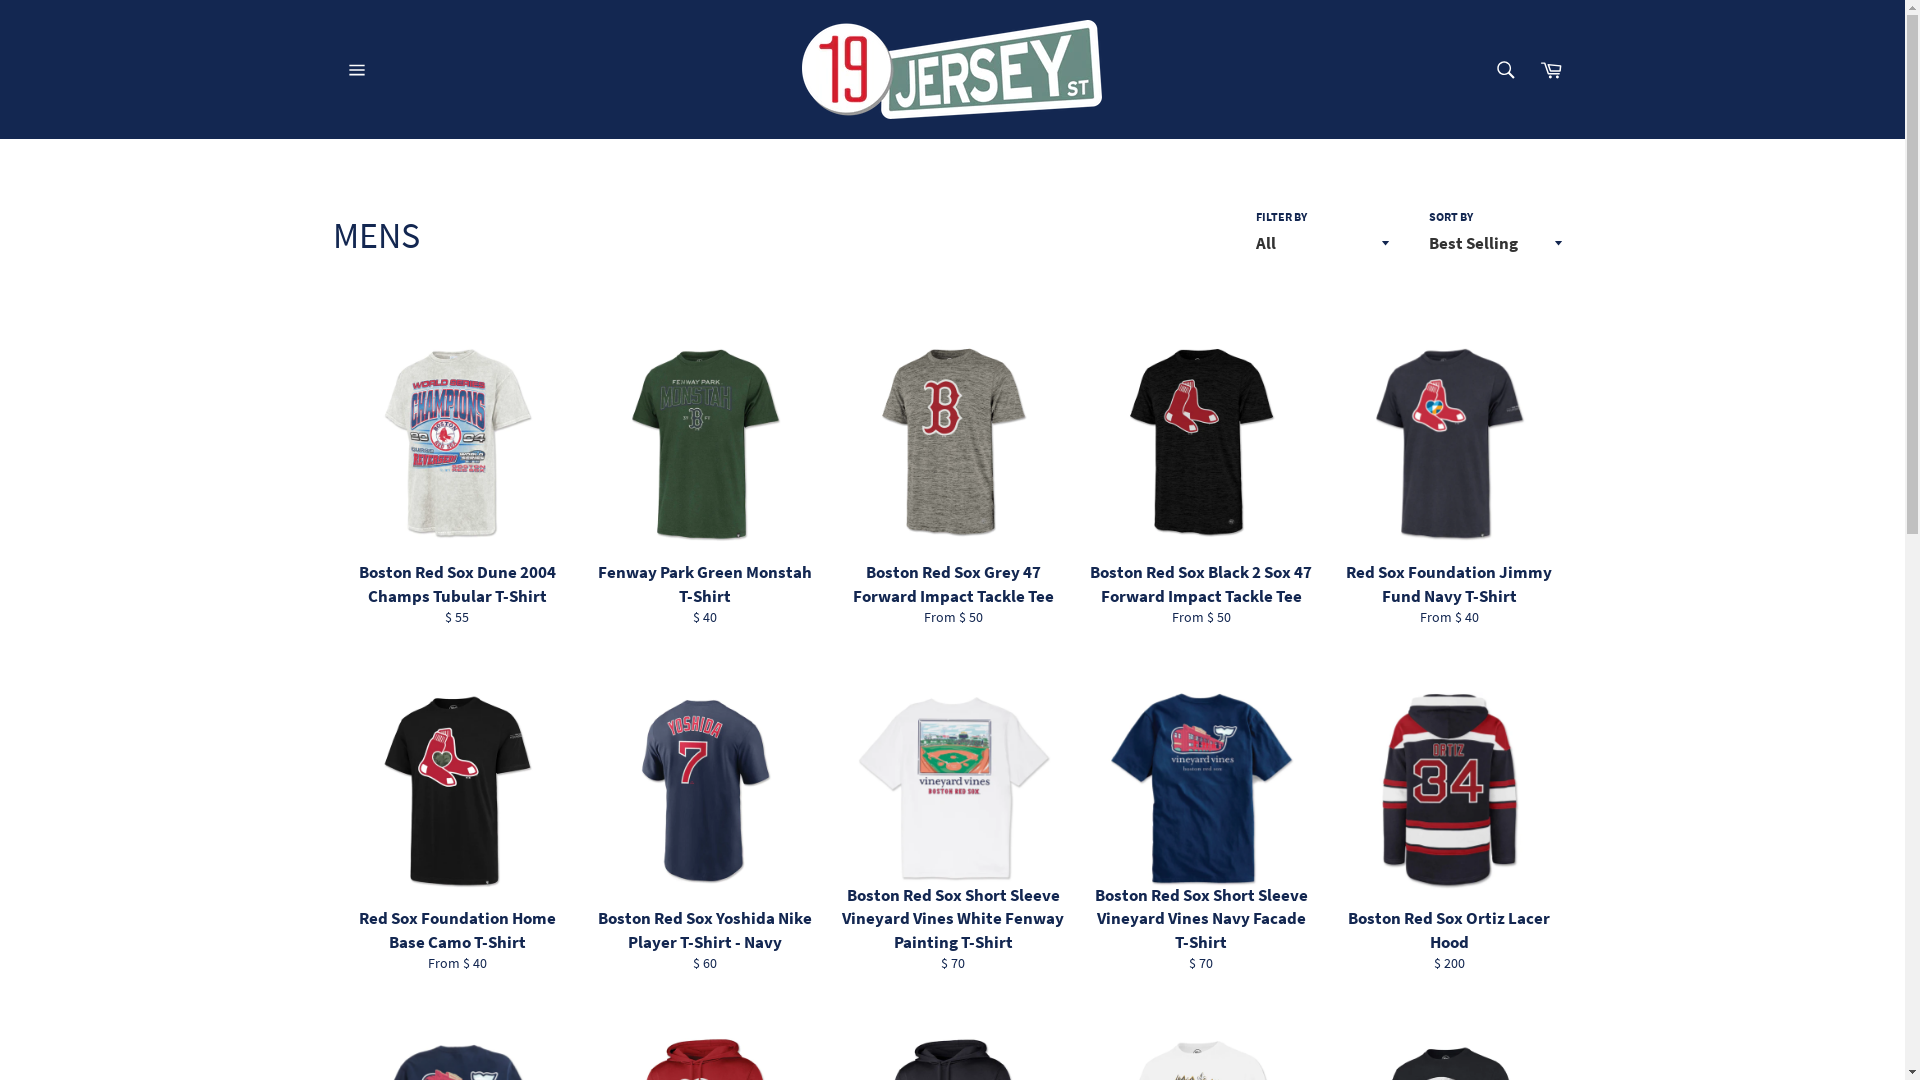  Describe the element at coordinates (1549, 68) in the screenshot. I see `'Cart'` at that location.